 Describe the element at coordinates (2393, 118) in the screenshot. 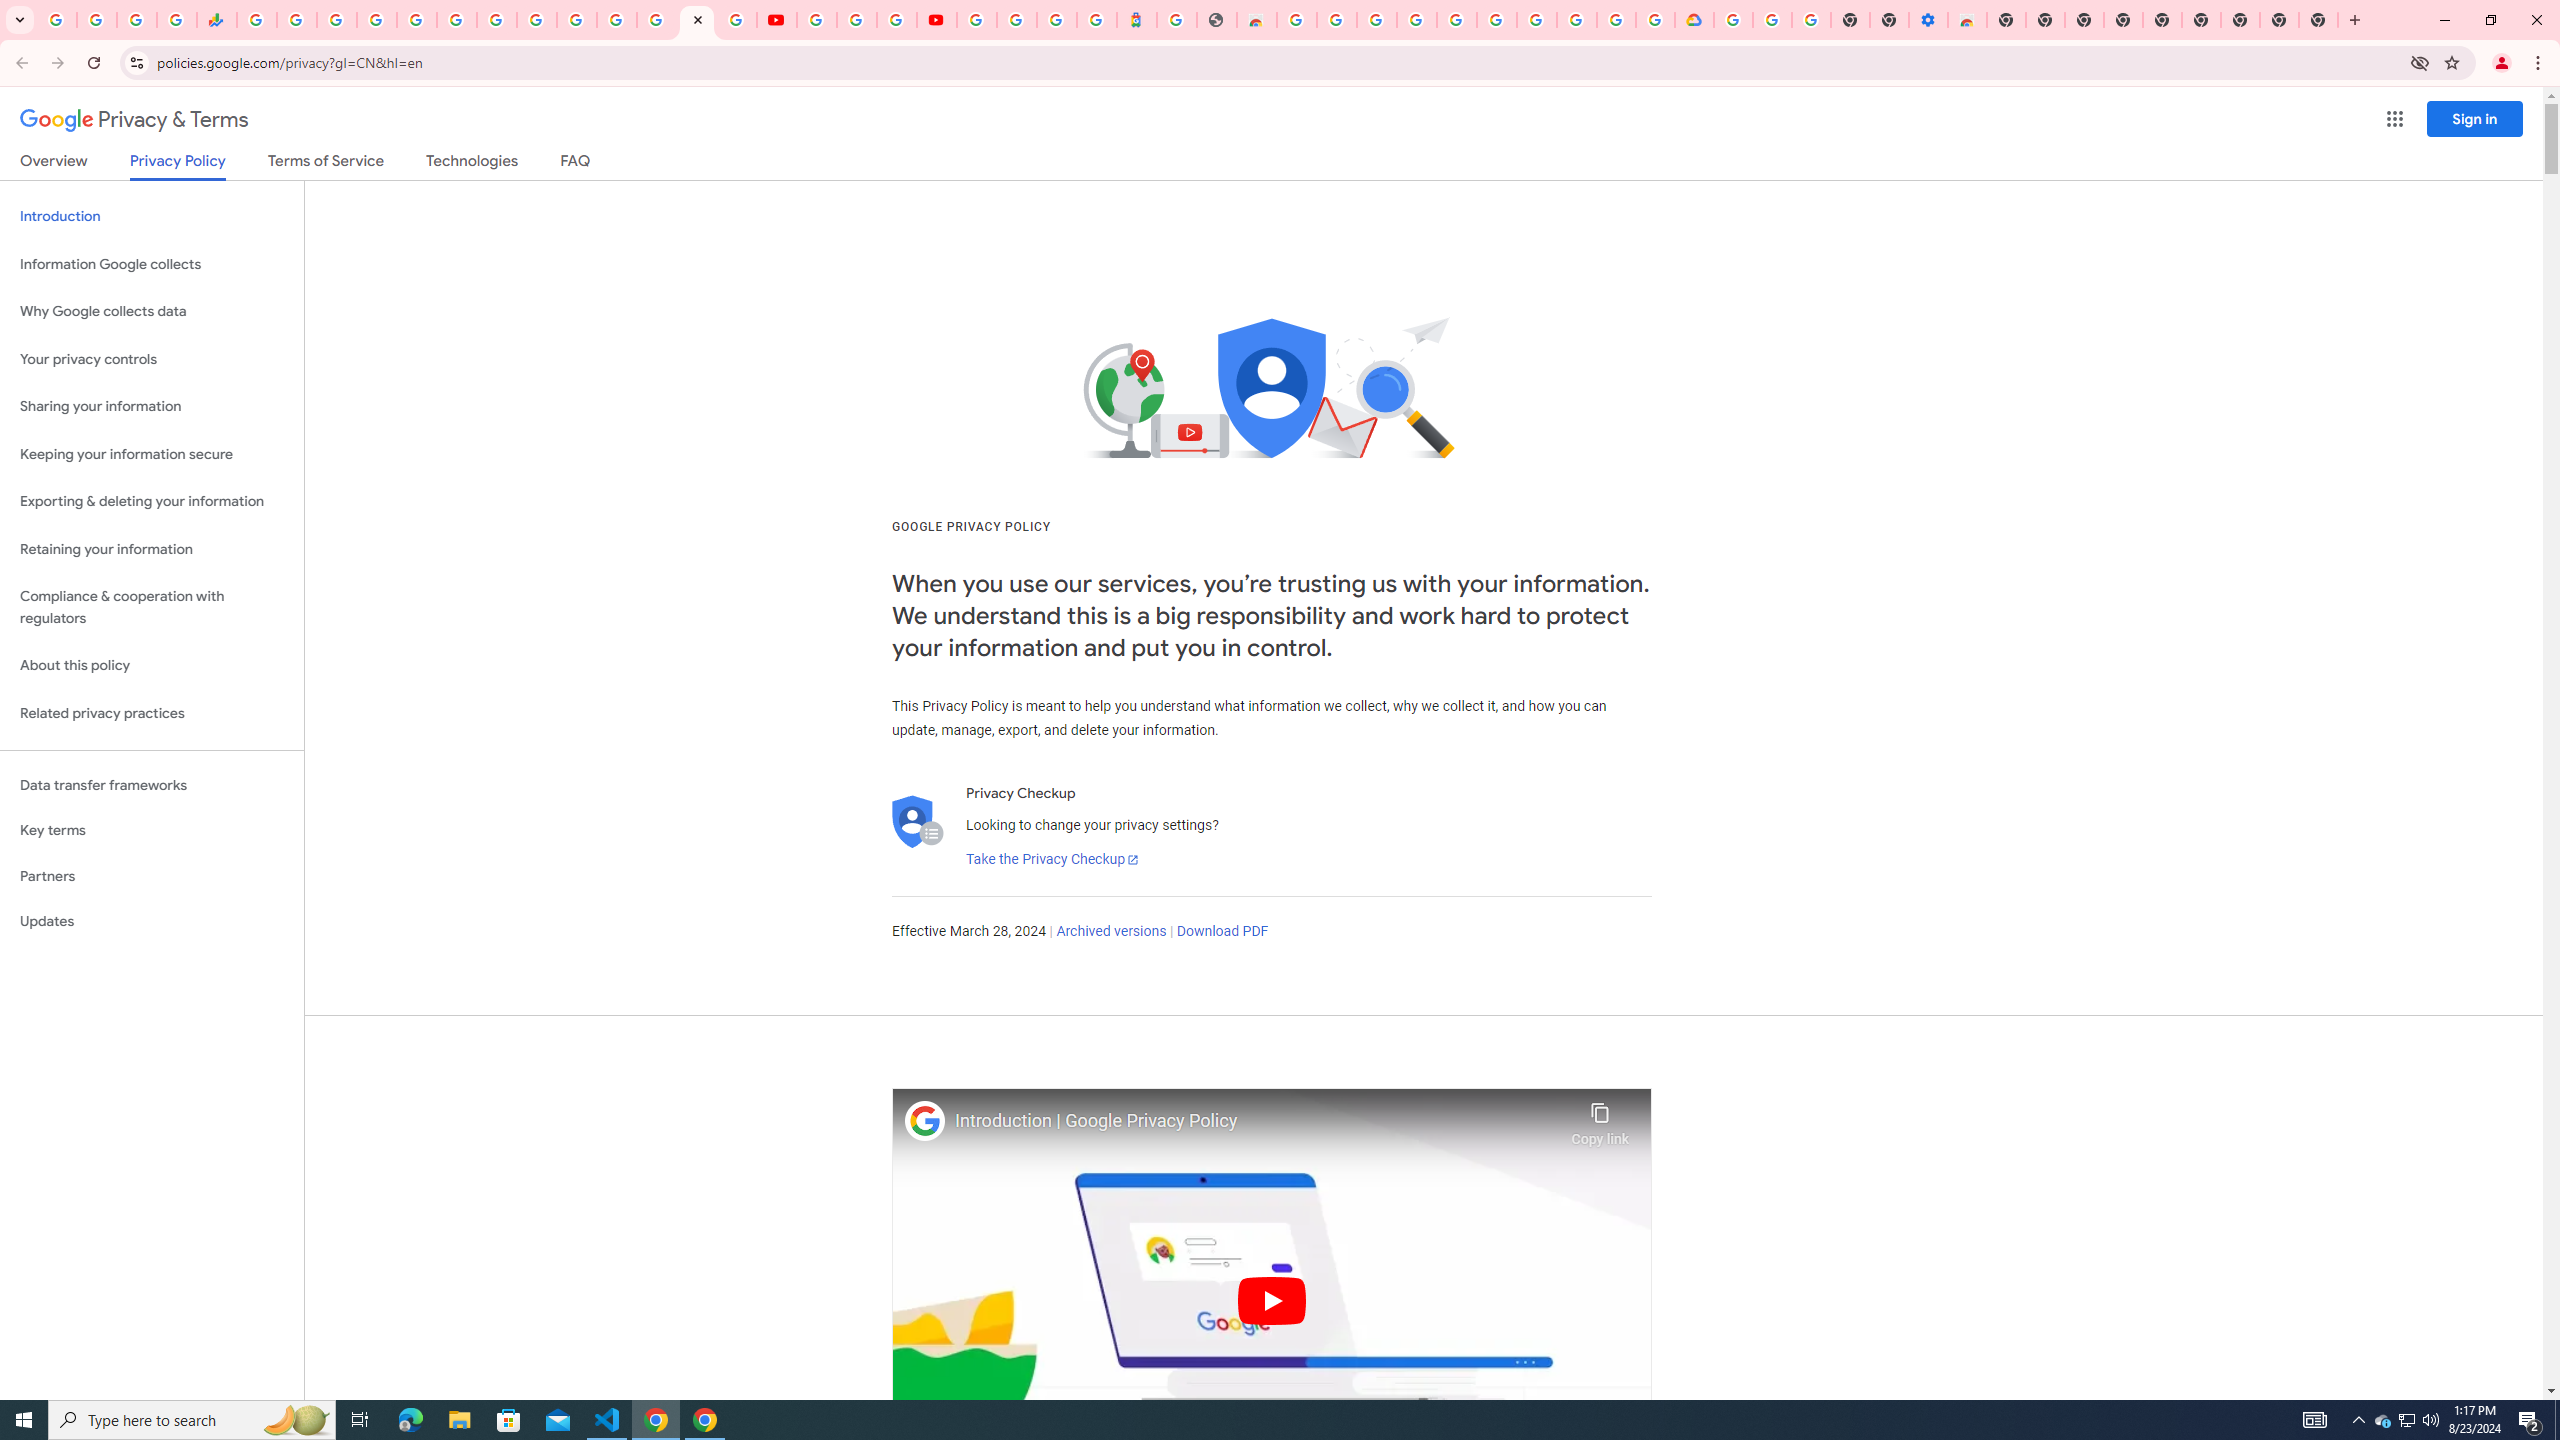

I see `'Google apps'` at that location.